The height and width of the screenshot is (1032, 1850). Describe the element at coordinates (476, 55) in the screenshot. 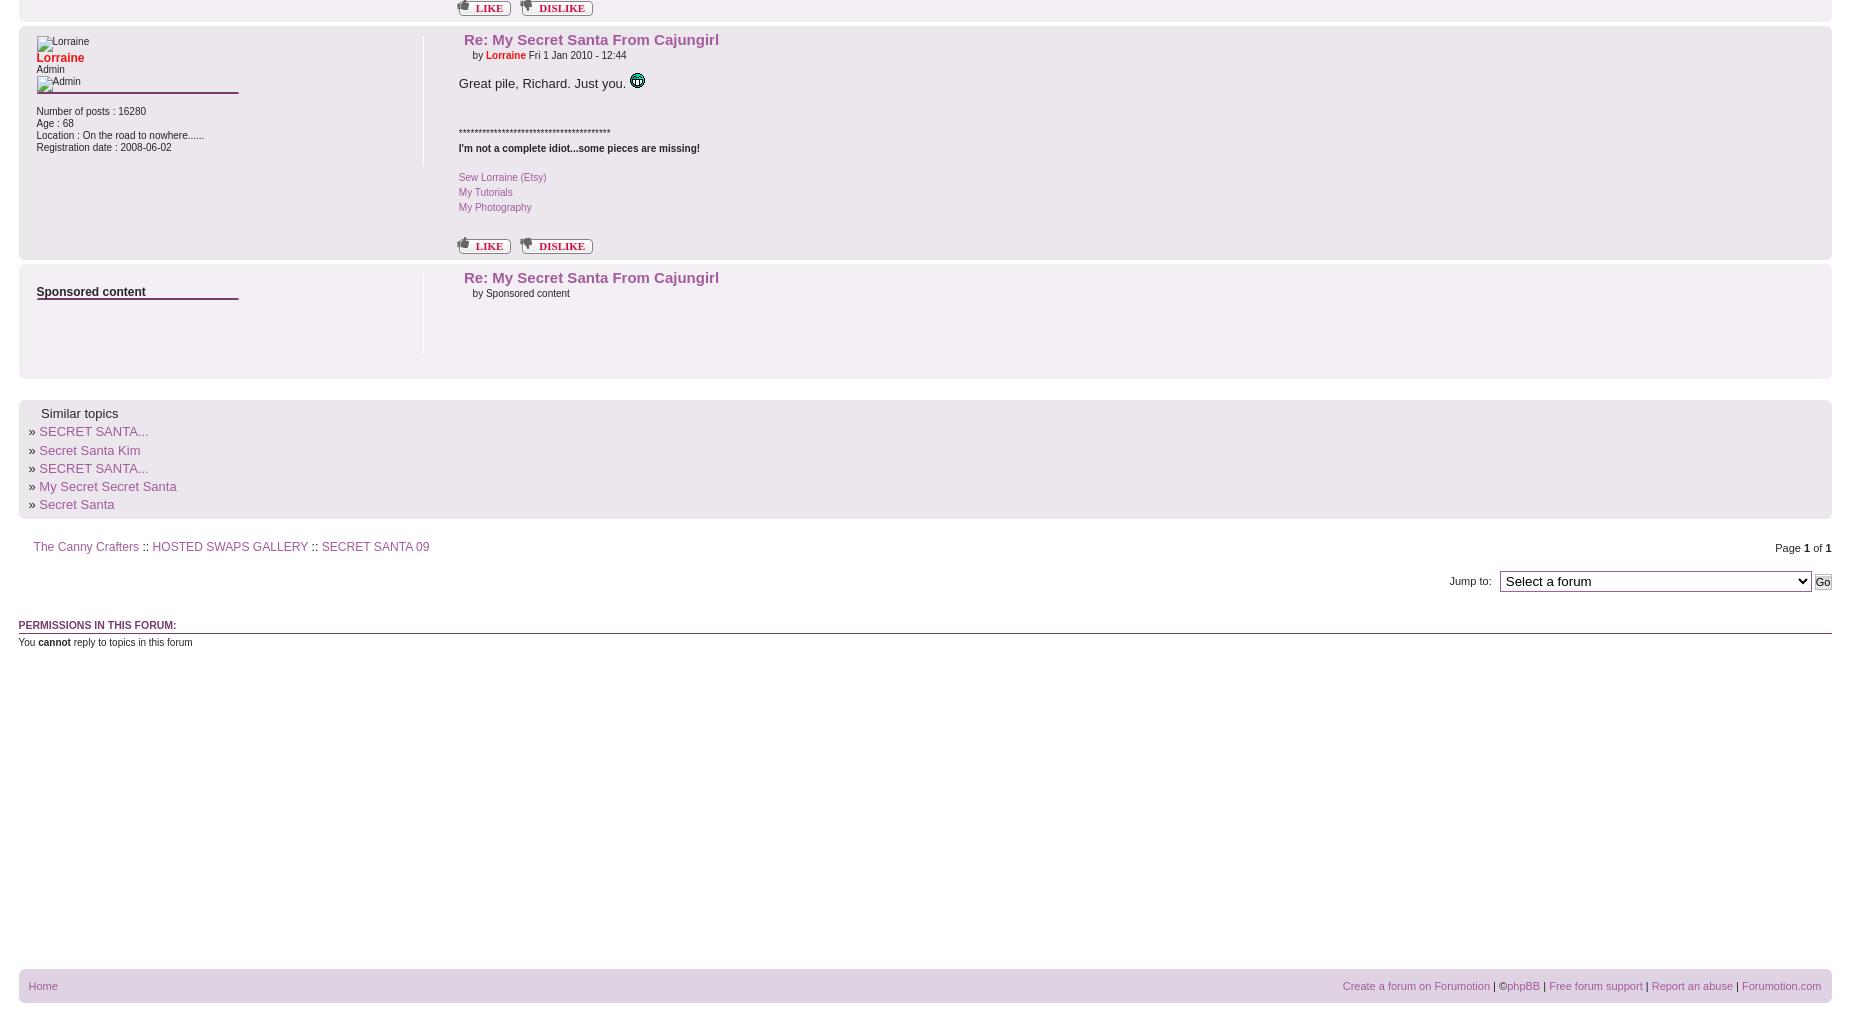

I see `'by'` at that location.